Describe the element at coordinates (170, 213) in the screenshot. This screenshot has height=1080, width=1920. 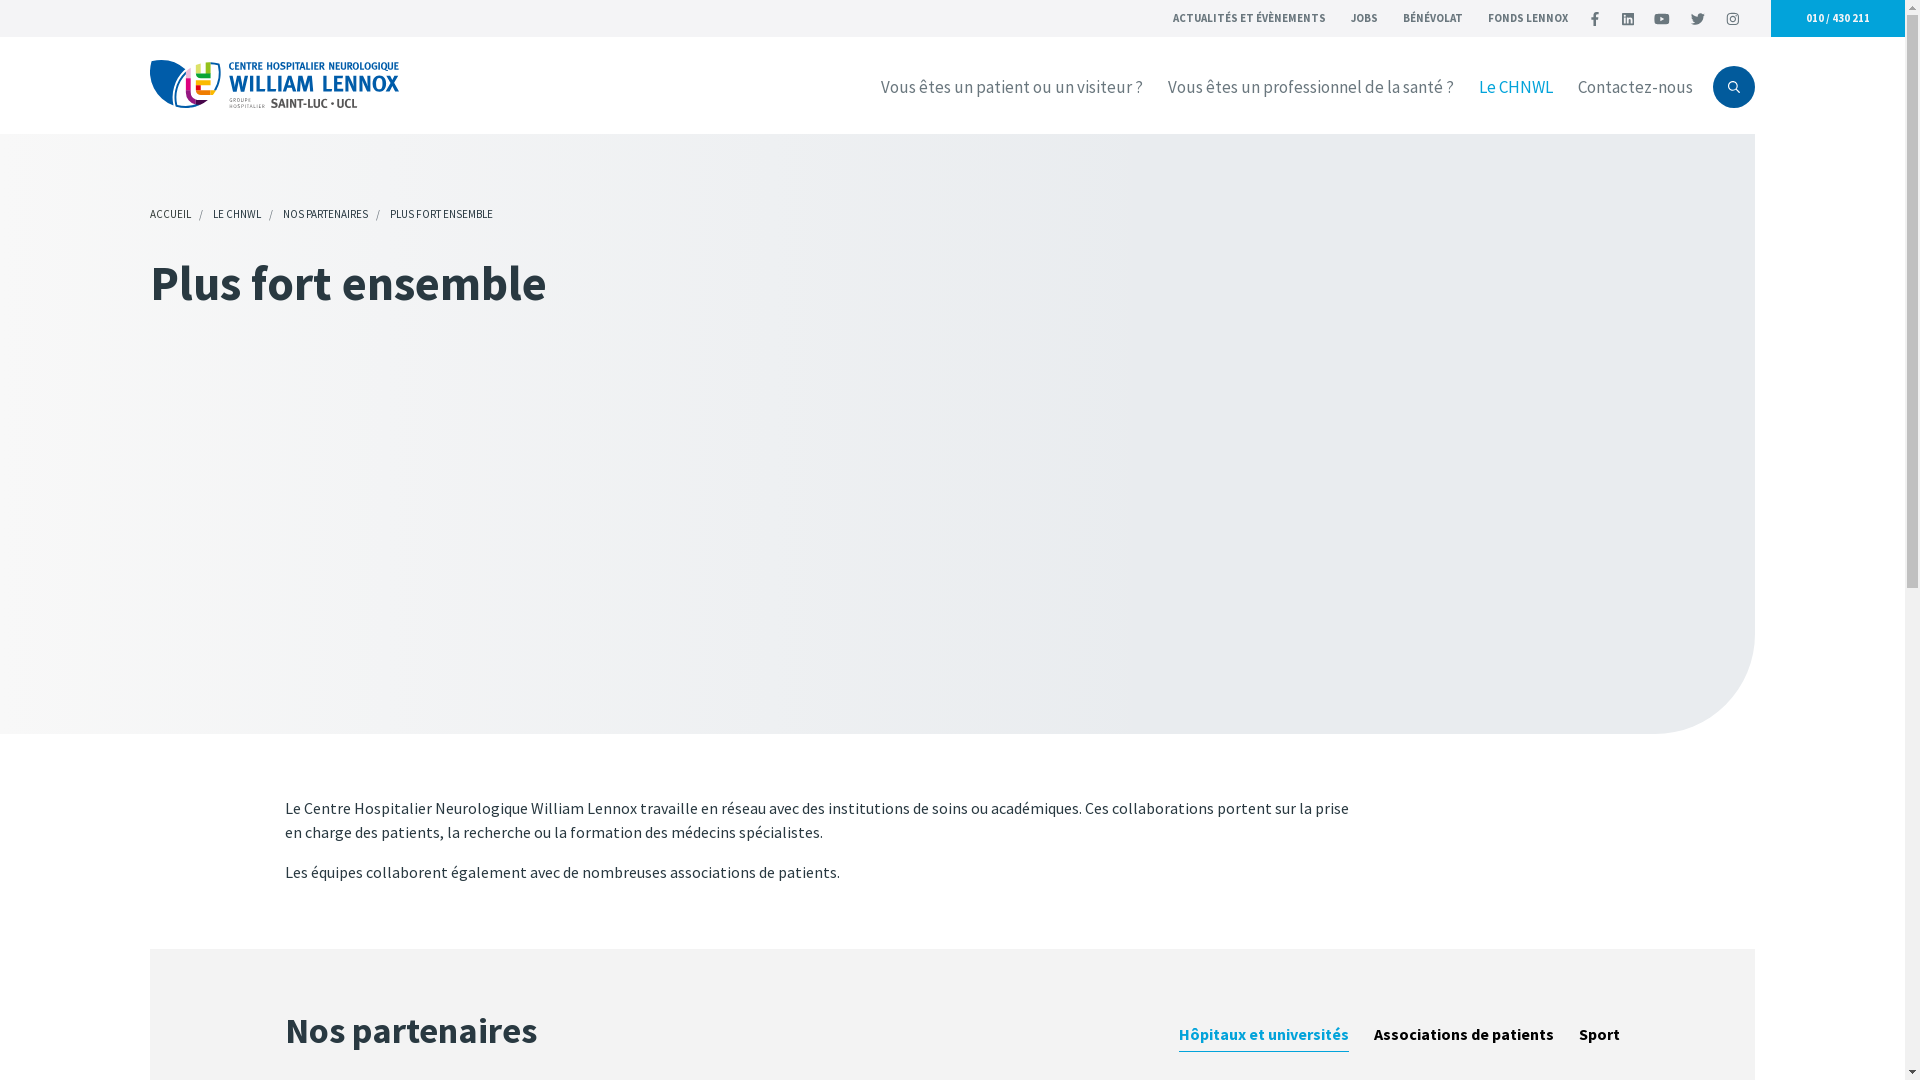
I see `'ACCUEIL'` at that location.